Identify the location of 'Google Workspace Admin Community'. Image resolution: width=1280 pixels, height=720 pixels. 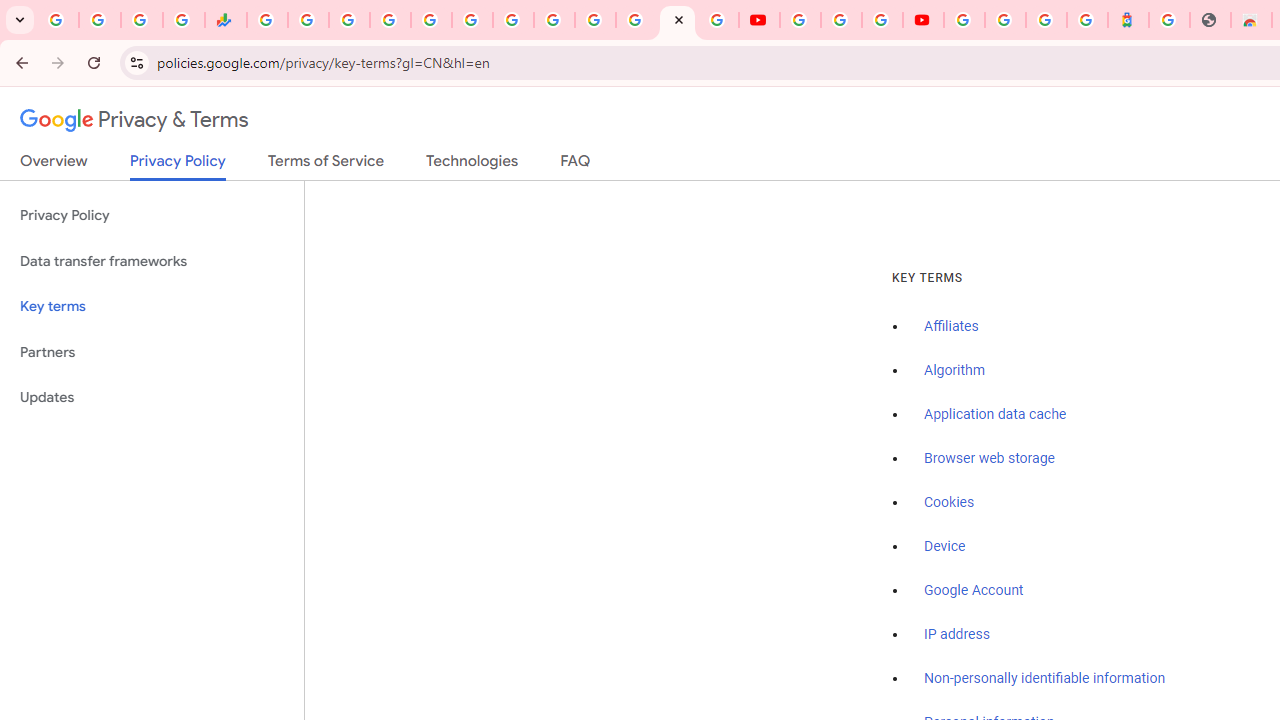
(58, 20).